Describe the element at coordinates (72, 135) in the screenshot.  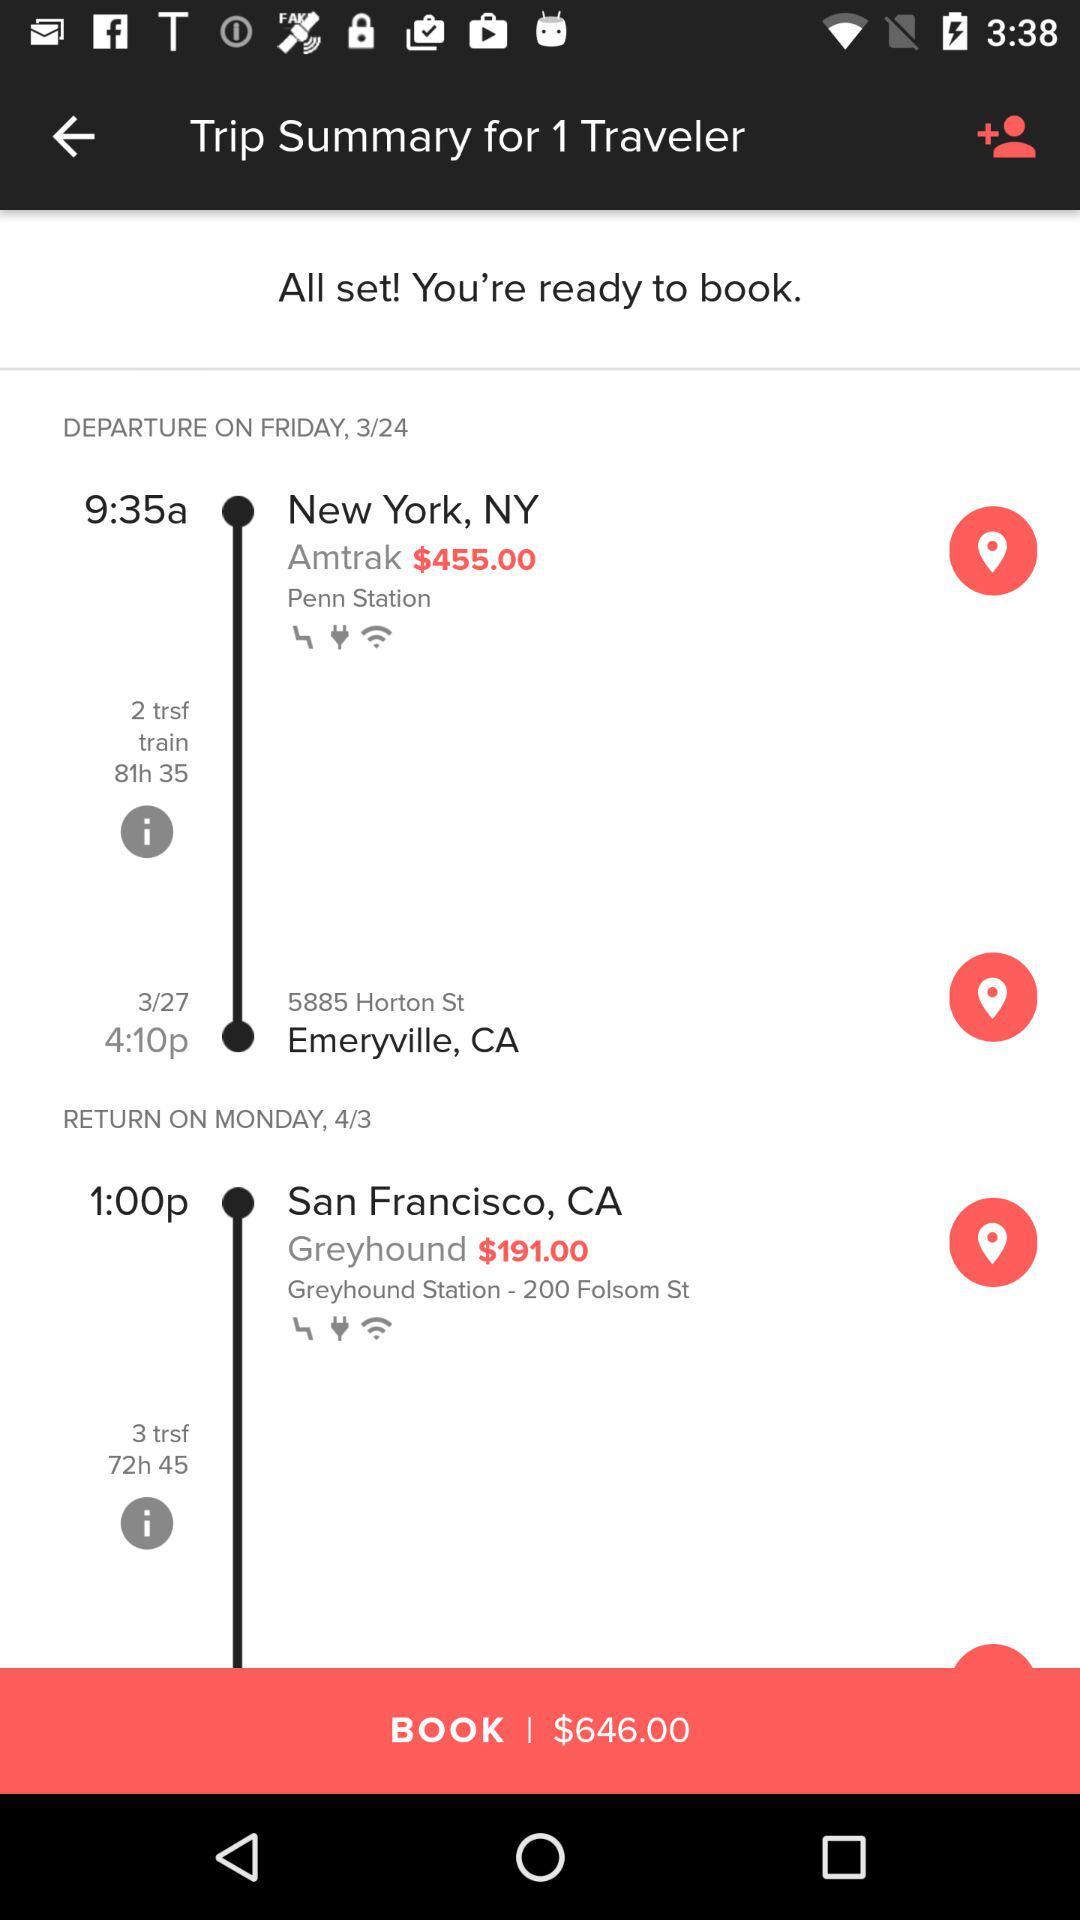
I see `go back` at that location.